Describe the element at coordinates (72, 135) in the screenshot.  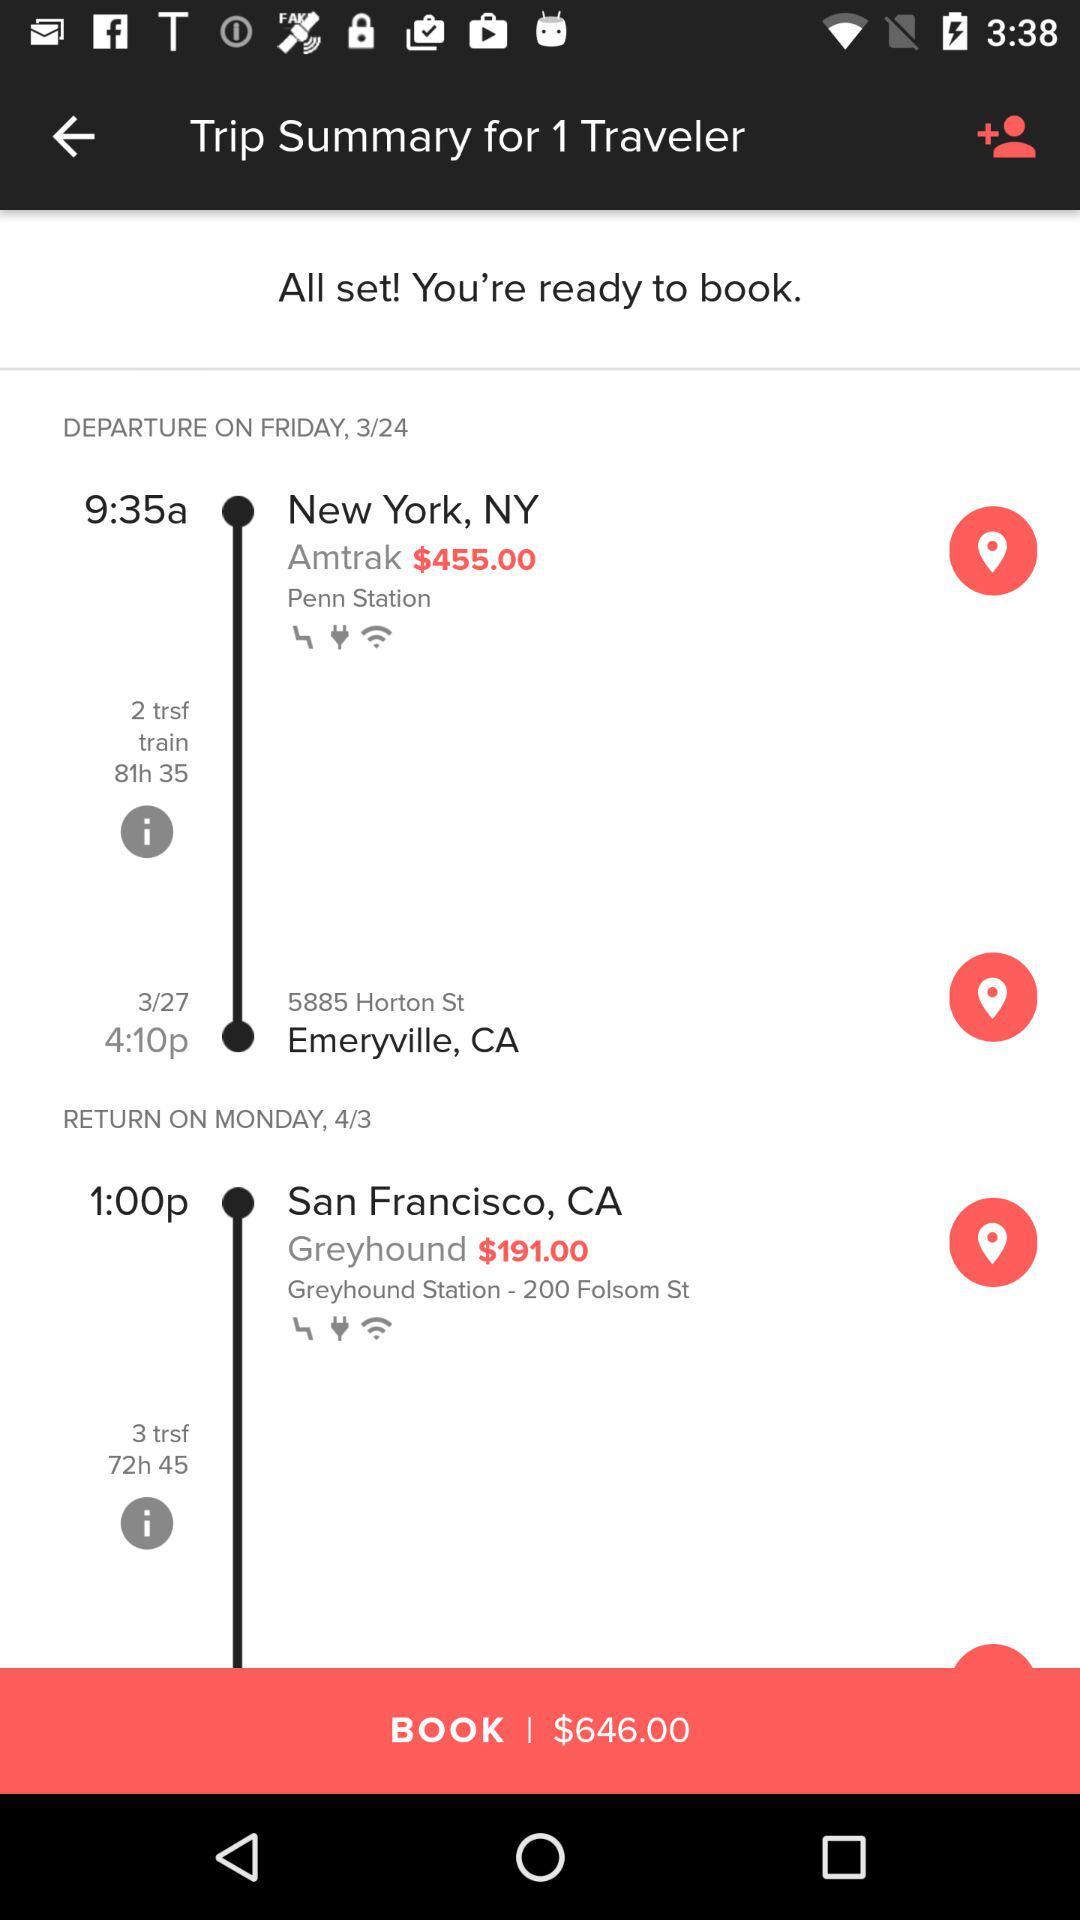
I see `go back` at that location.